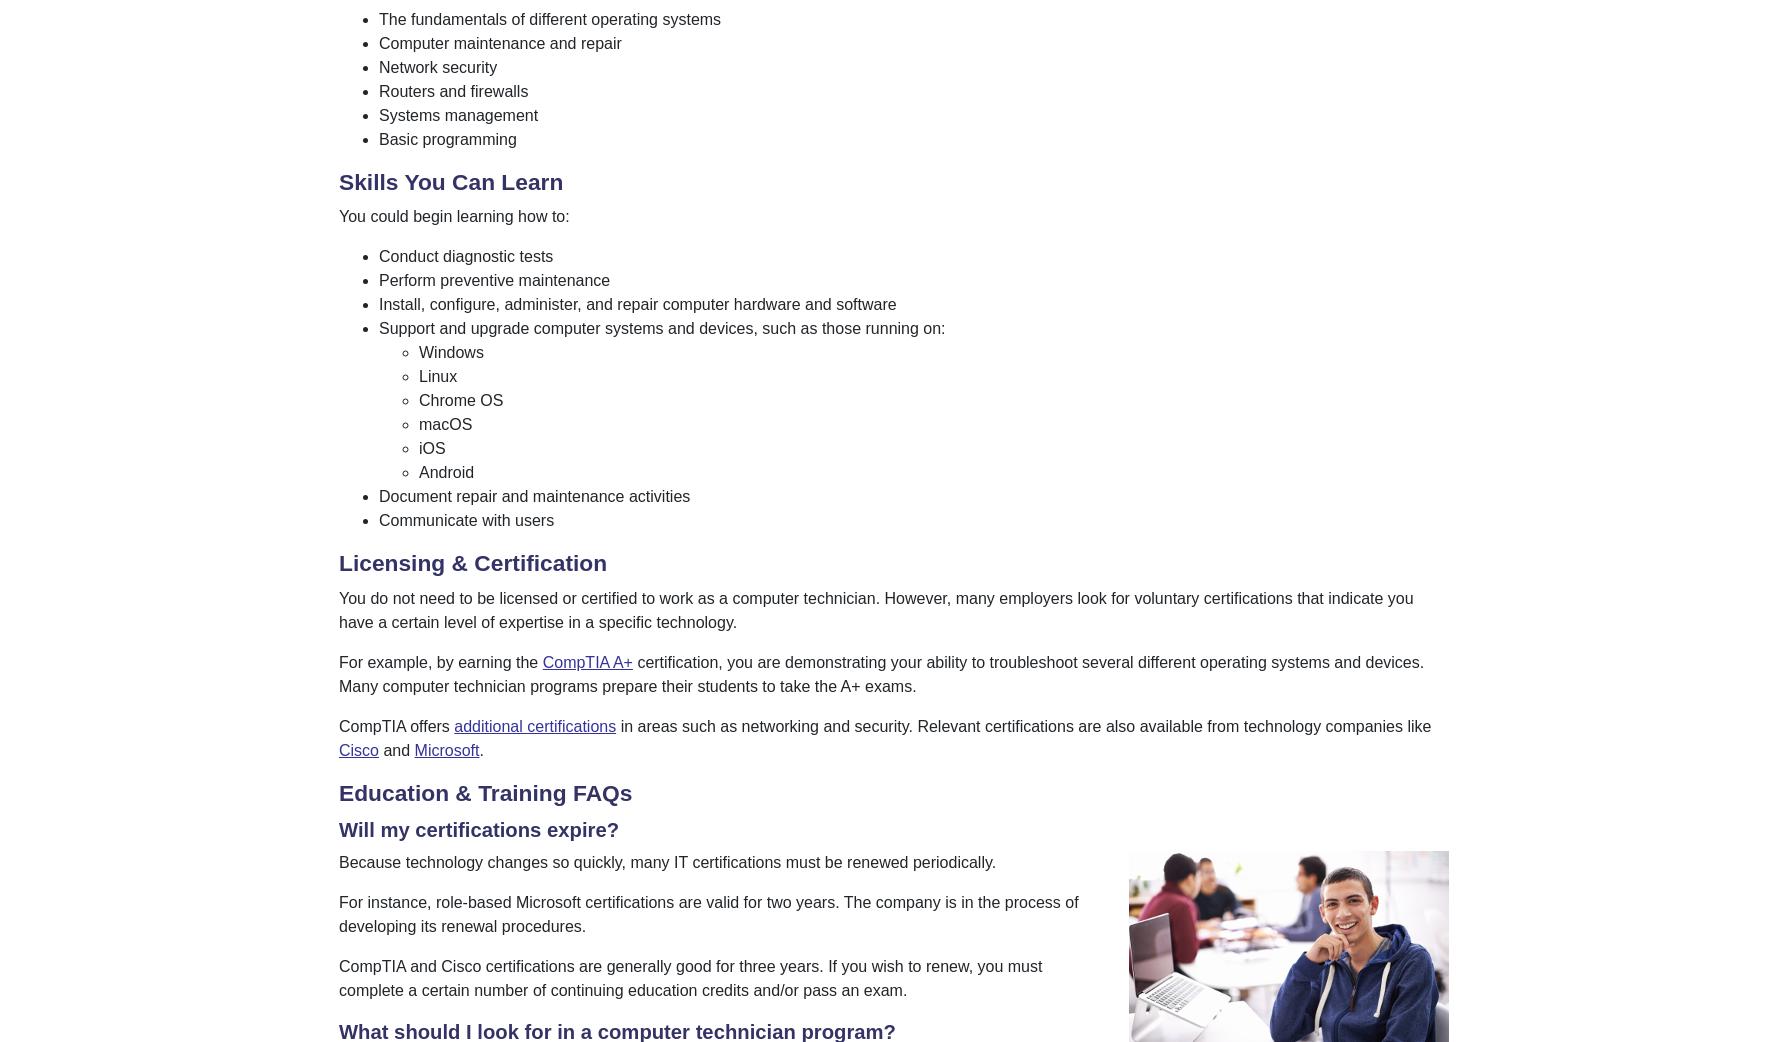 The height and width of the screenshot is (1042, 1788). Describe the element at coordinates (494, 280) in the screenshot. I see `'Perform preventive maintenance'` at that location.